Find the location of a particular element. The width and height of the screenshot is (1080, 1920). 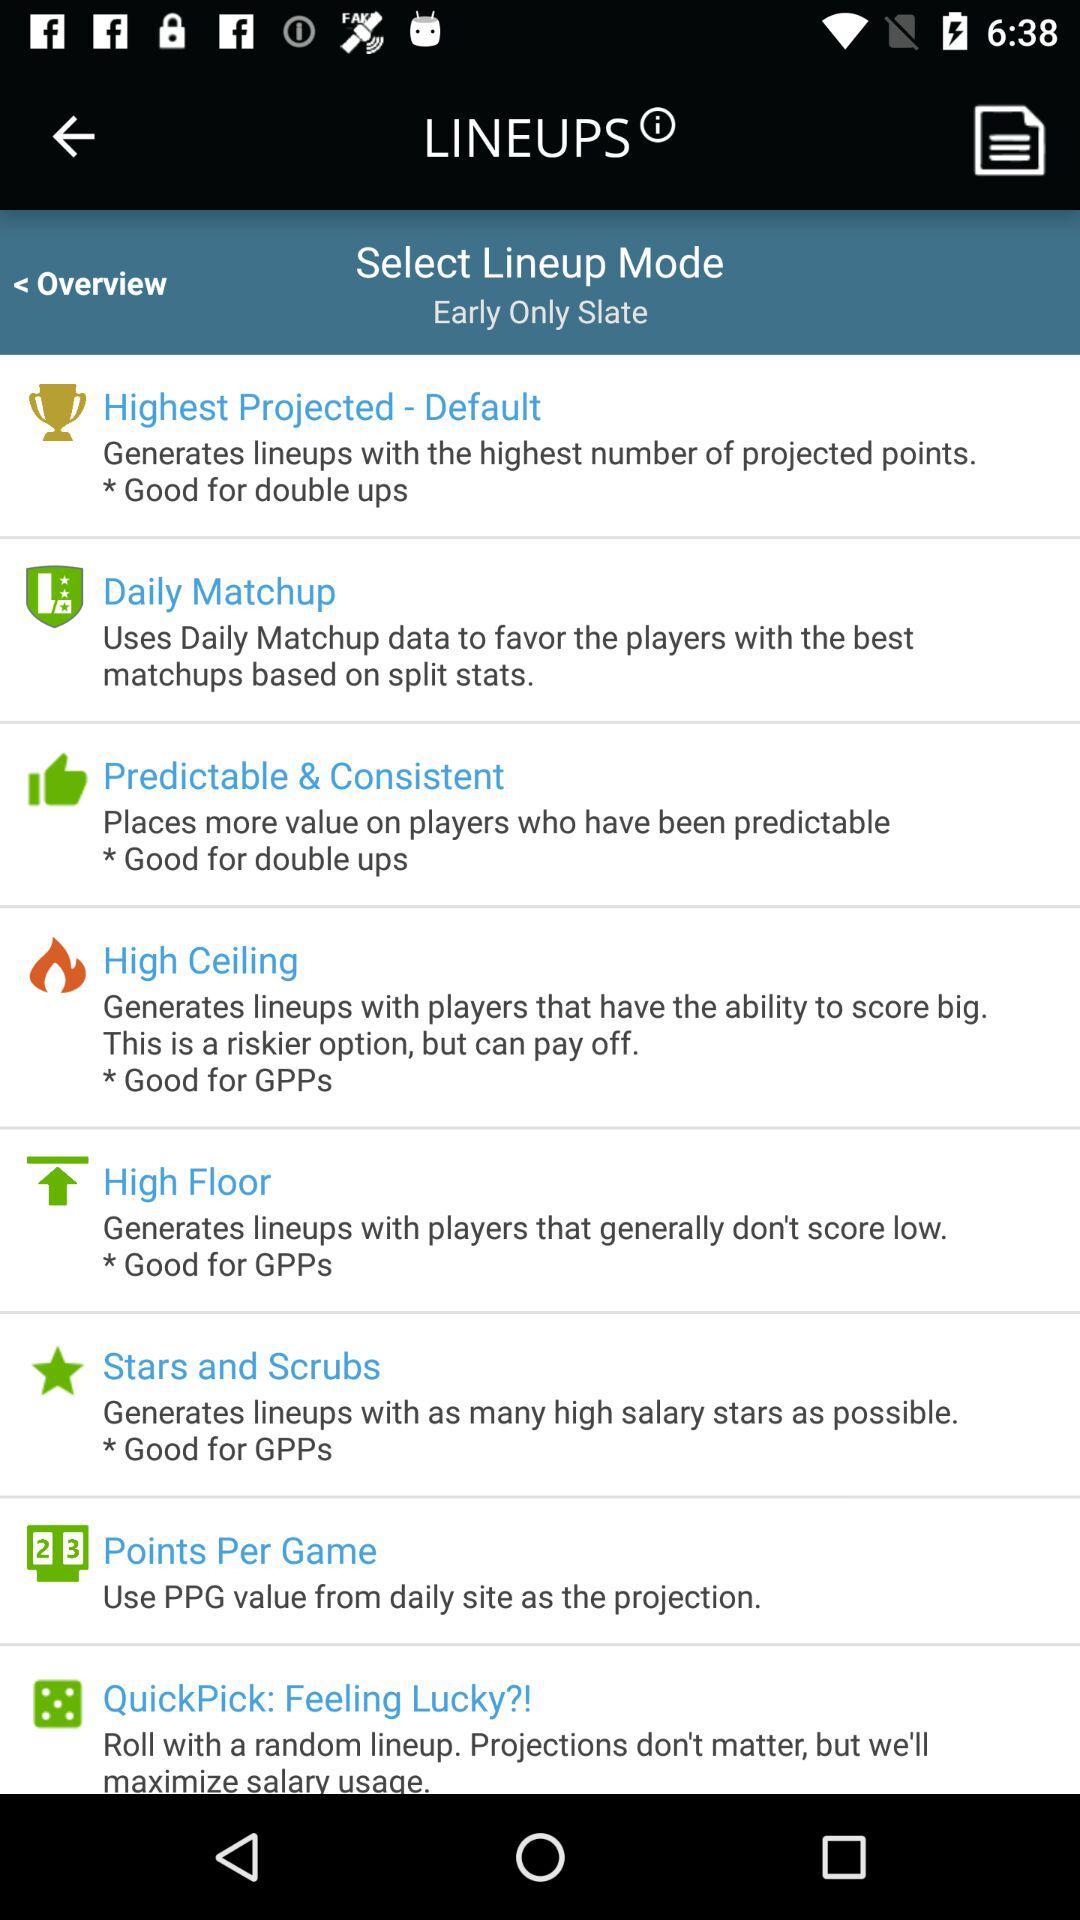

bookmark is located at coordinates (1017, 135).